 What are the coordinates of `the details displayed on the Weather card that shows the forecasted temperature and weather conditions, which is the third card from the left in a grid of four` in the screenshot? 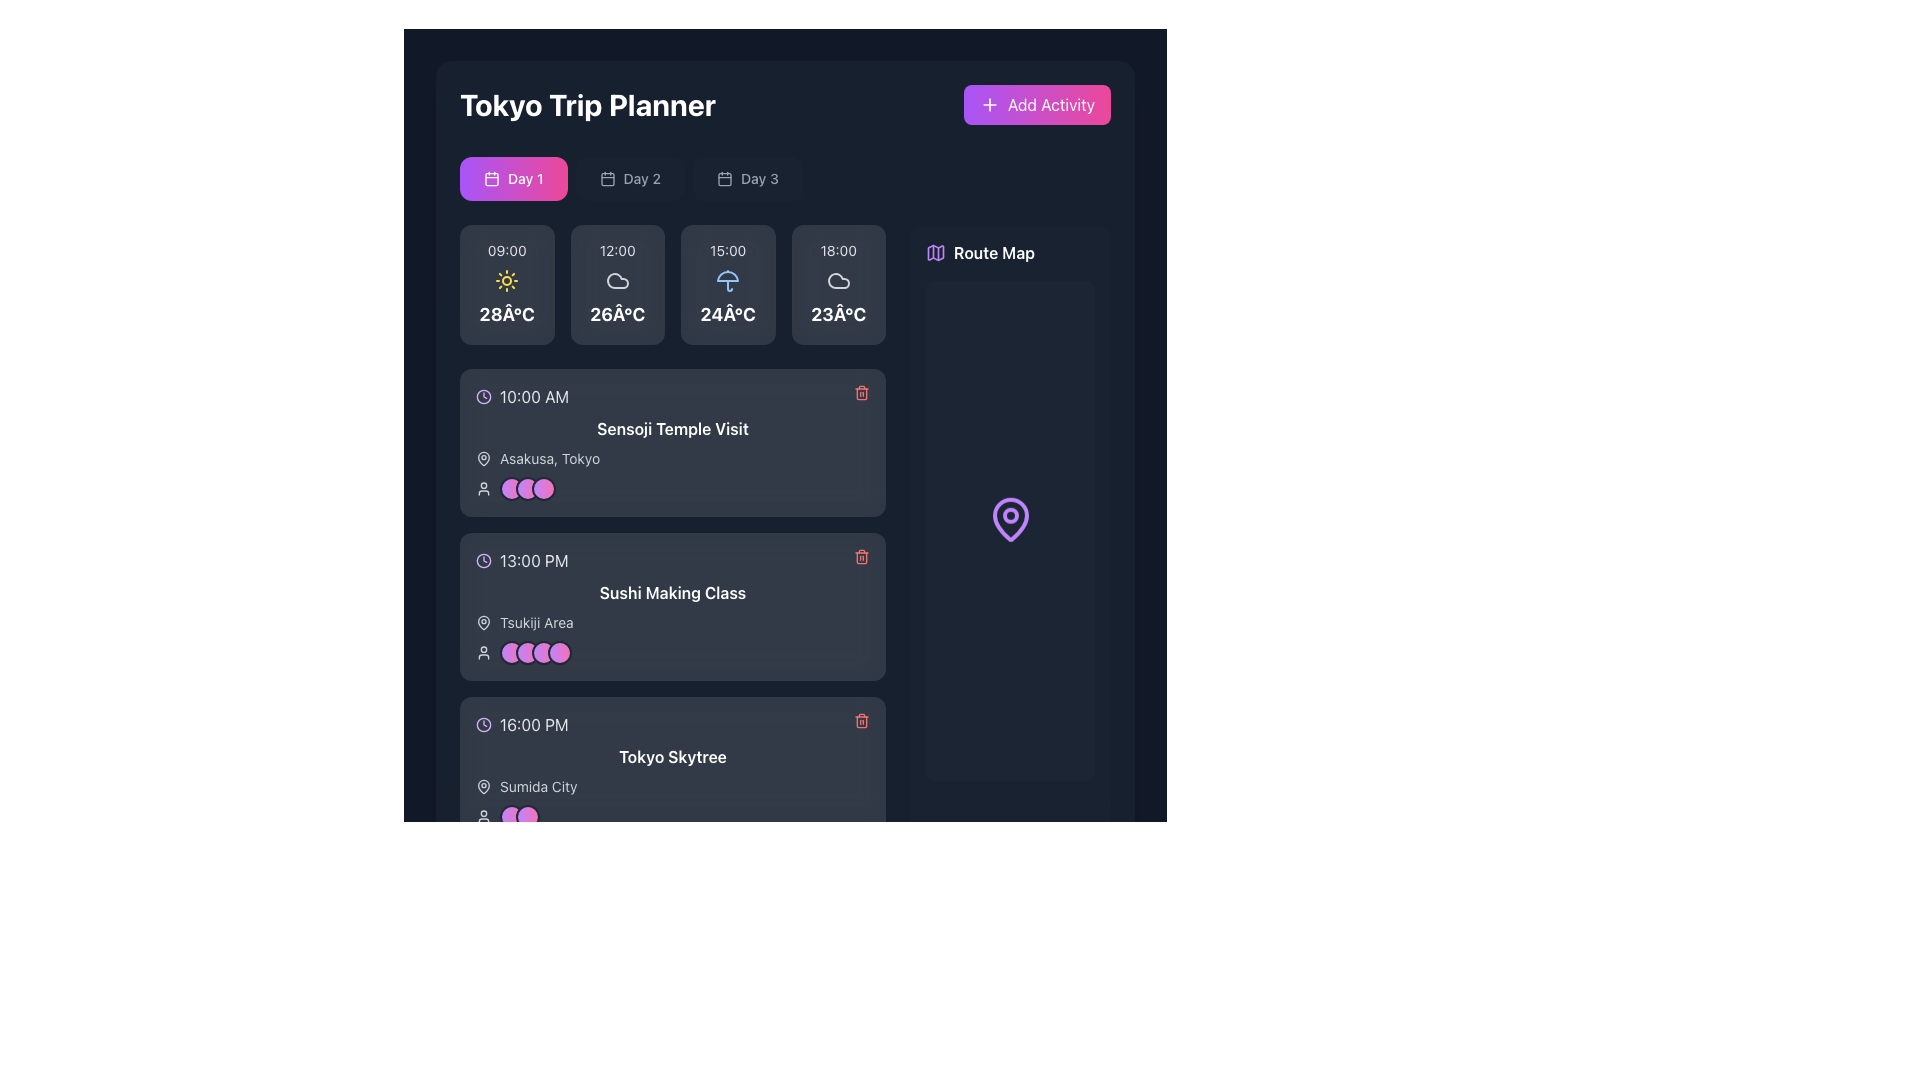 It's located at (727, 285).